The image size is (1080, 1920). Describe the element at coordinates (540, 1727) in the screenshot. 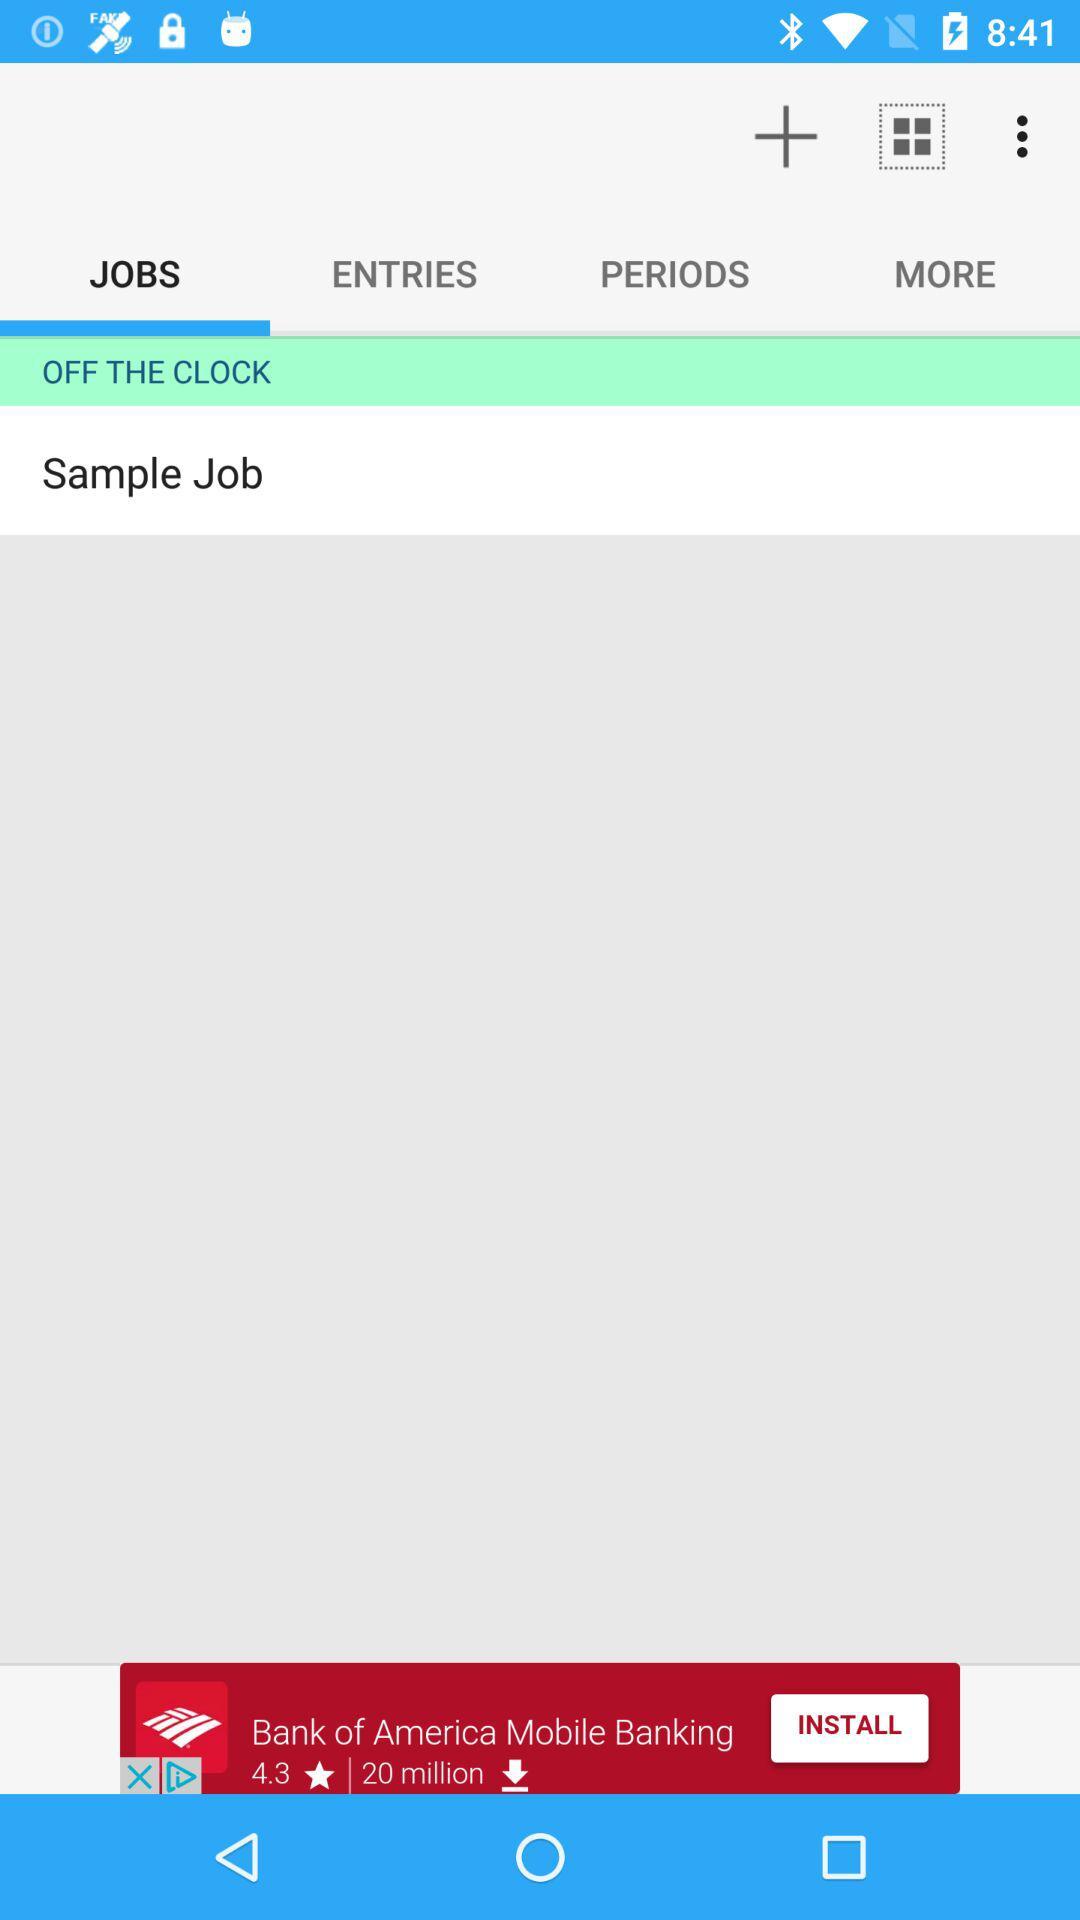

I see `advertisement` at that location.